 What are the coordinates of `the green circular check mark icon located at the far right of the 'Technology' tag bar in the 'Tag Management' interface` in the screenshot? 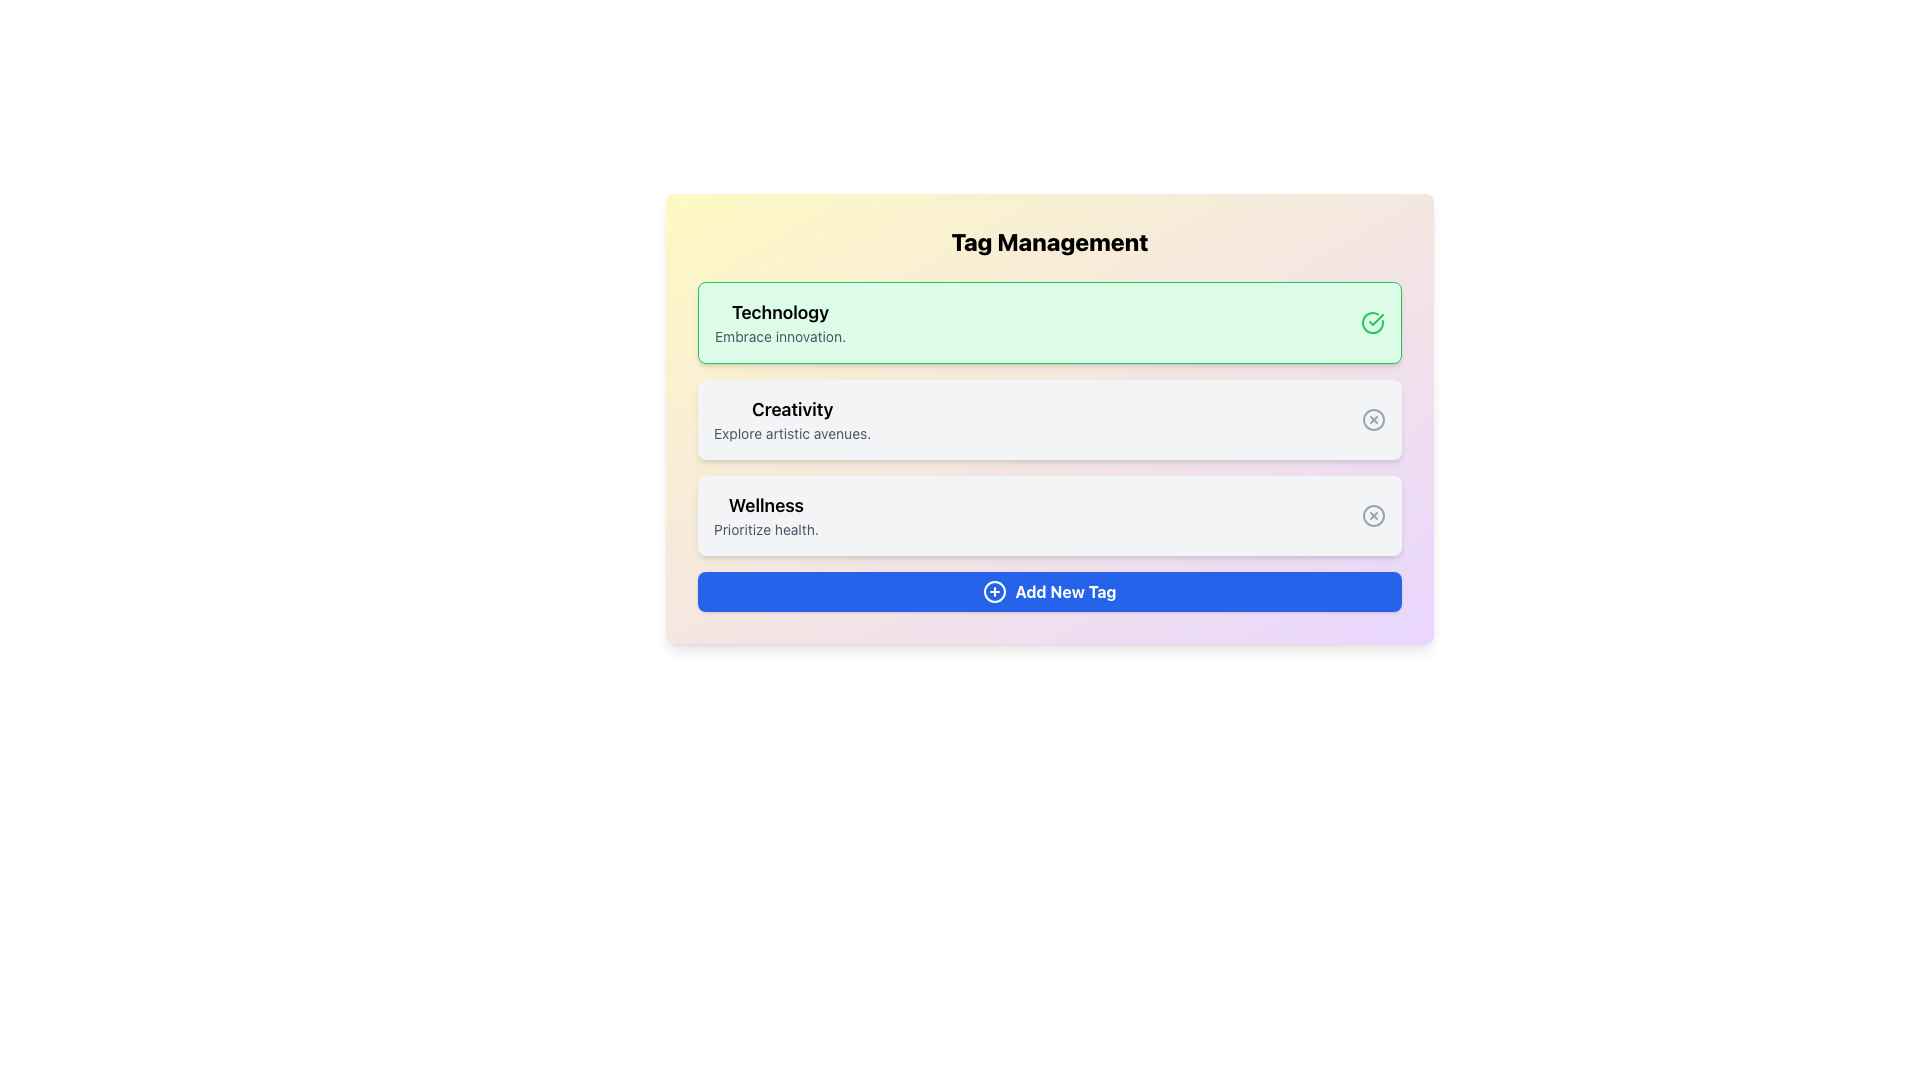 It's located at (1371, 322).